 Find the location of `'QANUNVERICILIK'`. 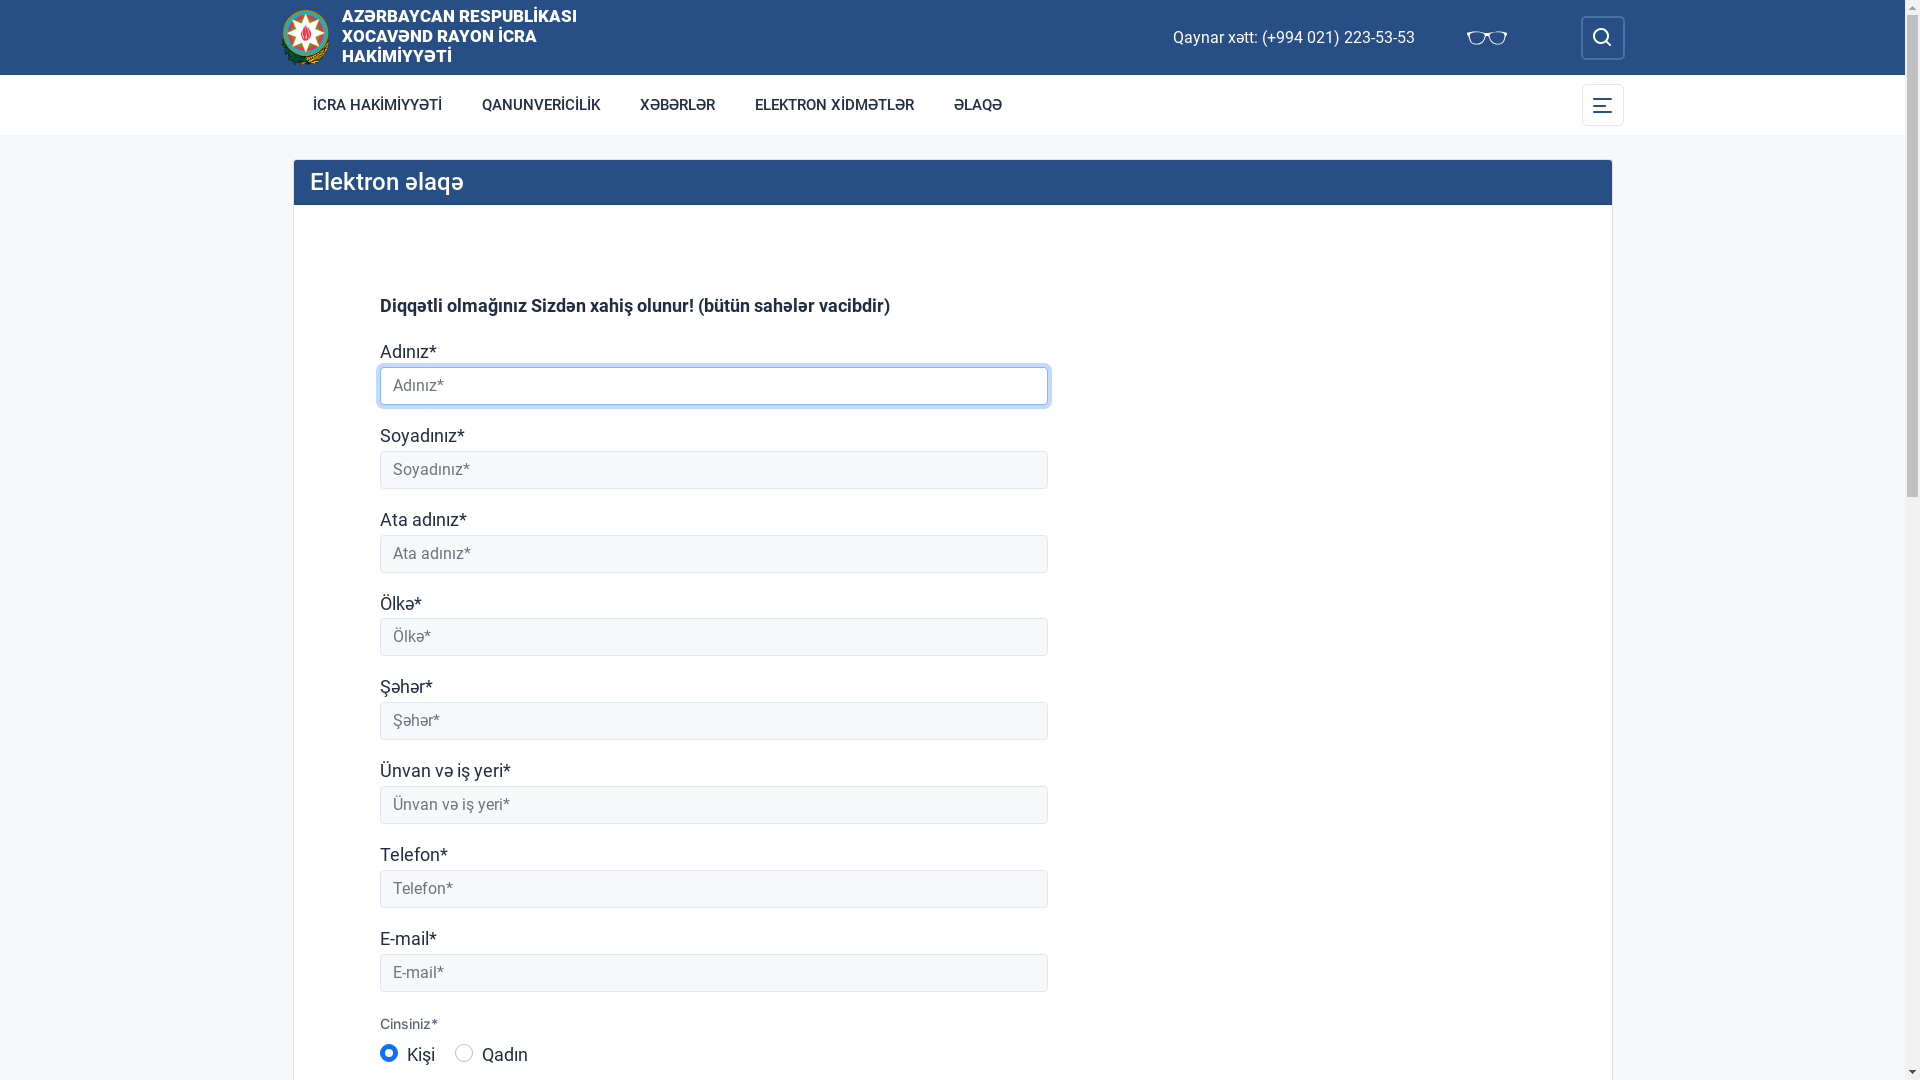

'QANUNVERICILIK' is located at coordinates (541, 104).